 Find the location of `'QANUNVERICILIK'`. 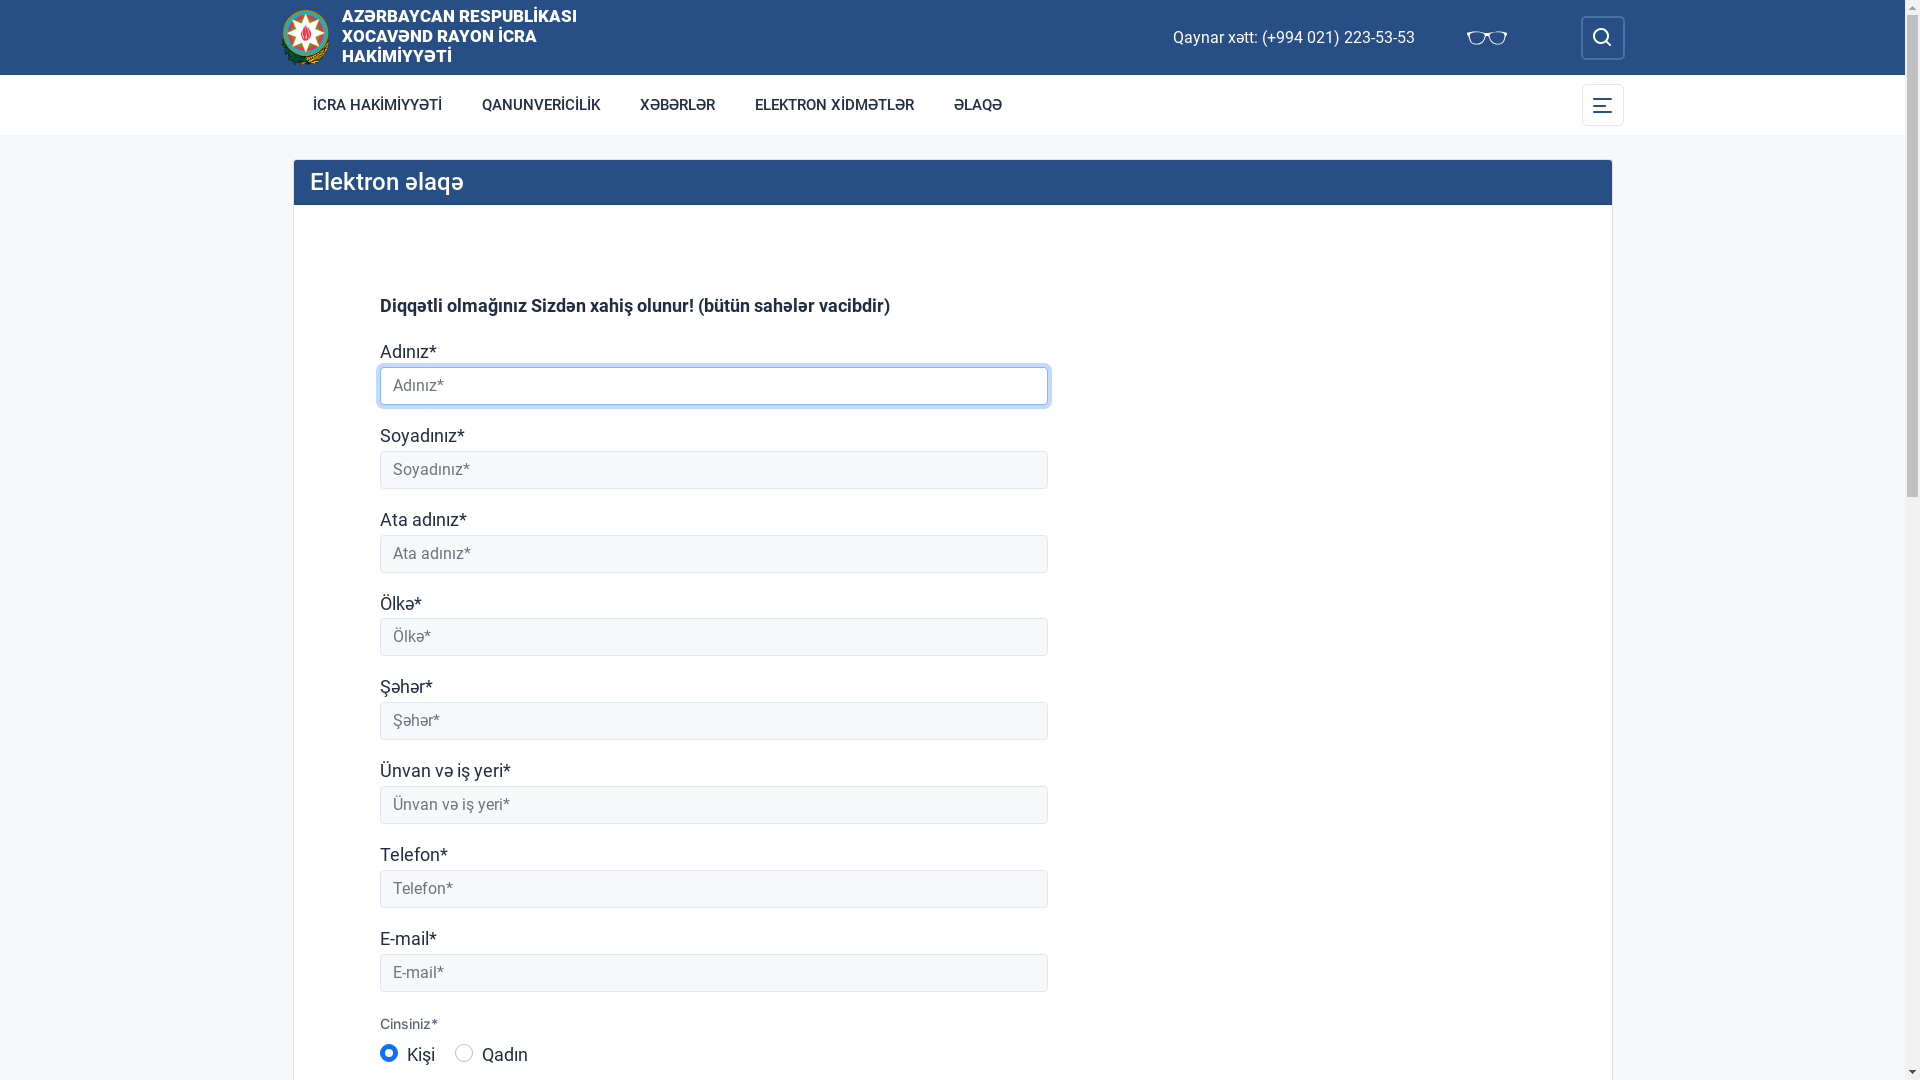

'QANUNVERICILIK' is located at coordinates (541, 104).